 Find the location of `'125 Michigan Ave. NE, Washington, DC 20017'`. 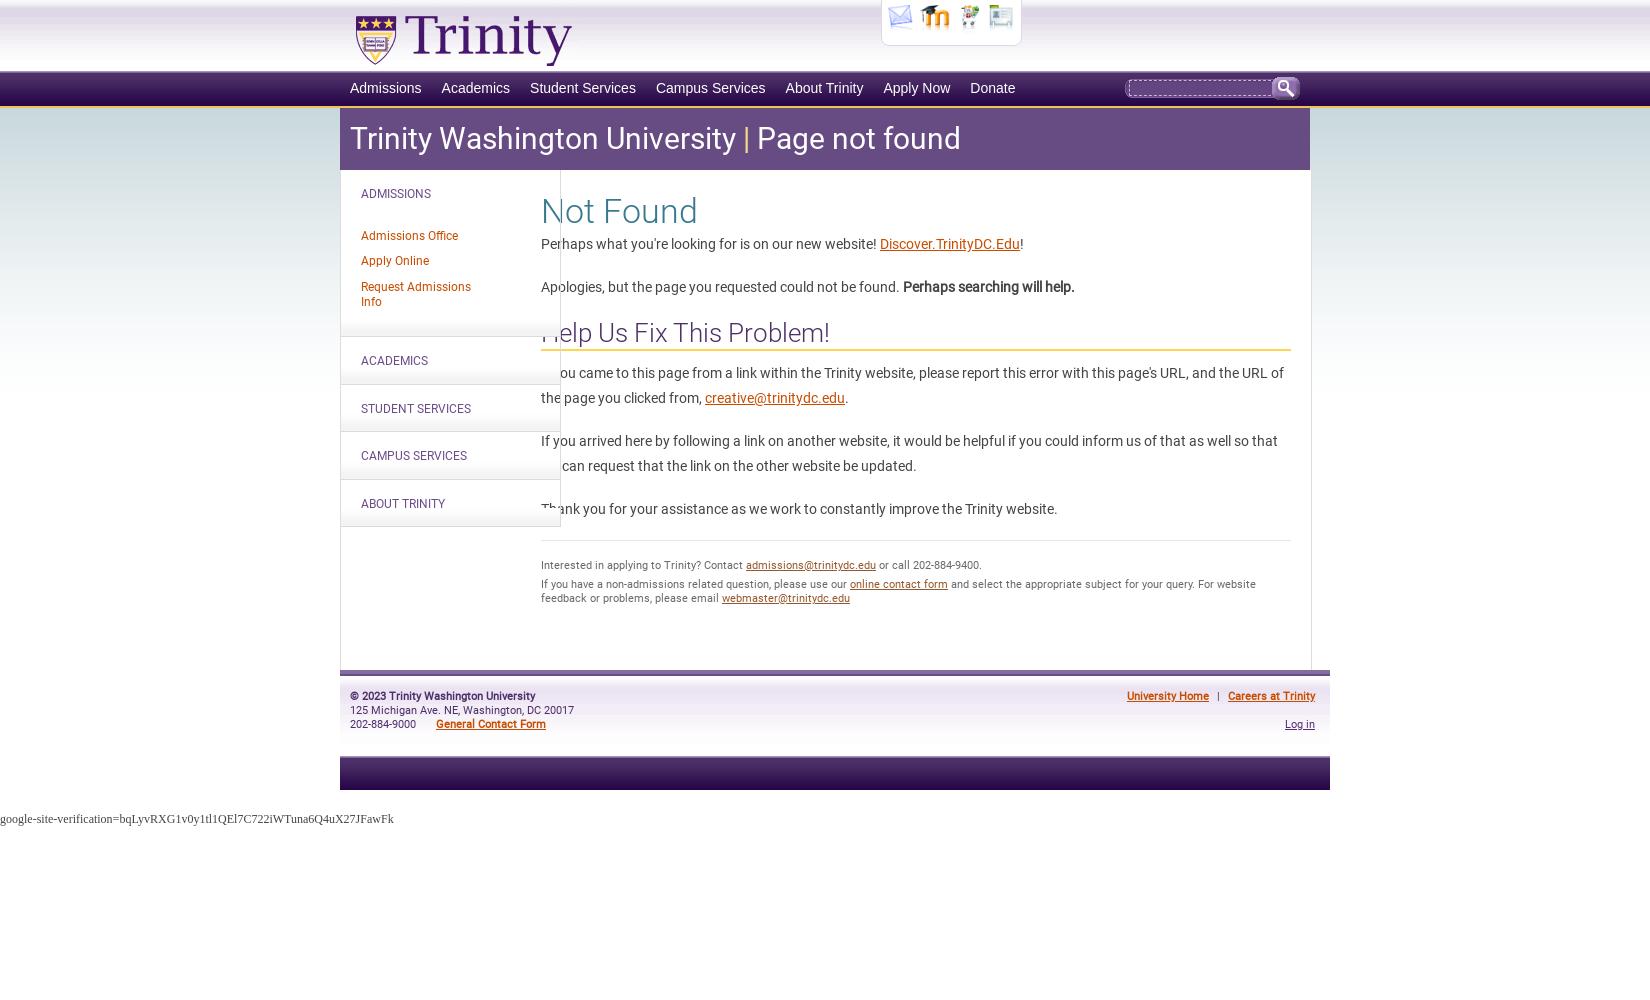

'125 Michigan Ave. NE, Washington, DC 20017' is located at coordinates (461, 709).